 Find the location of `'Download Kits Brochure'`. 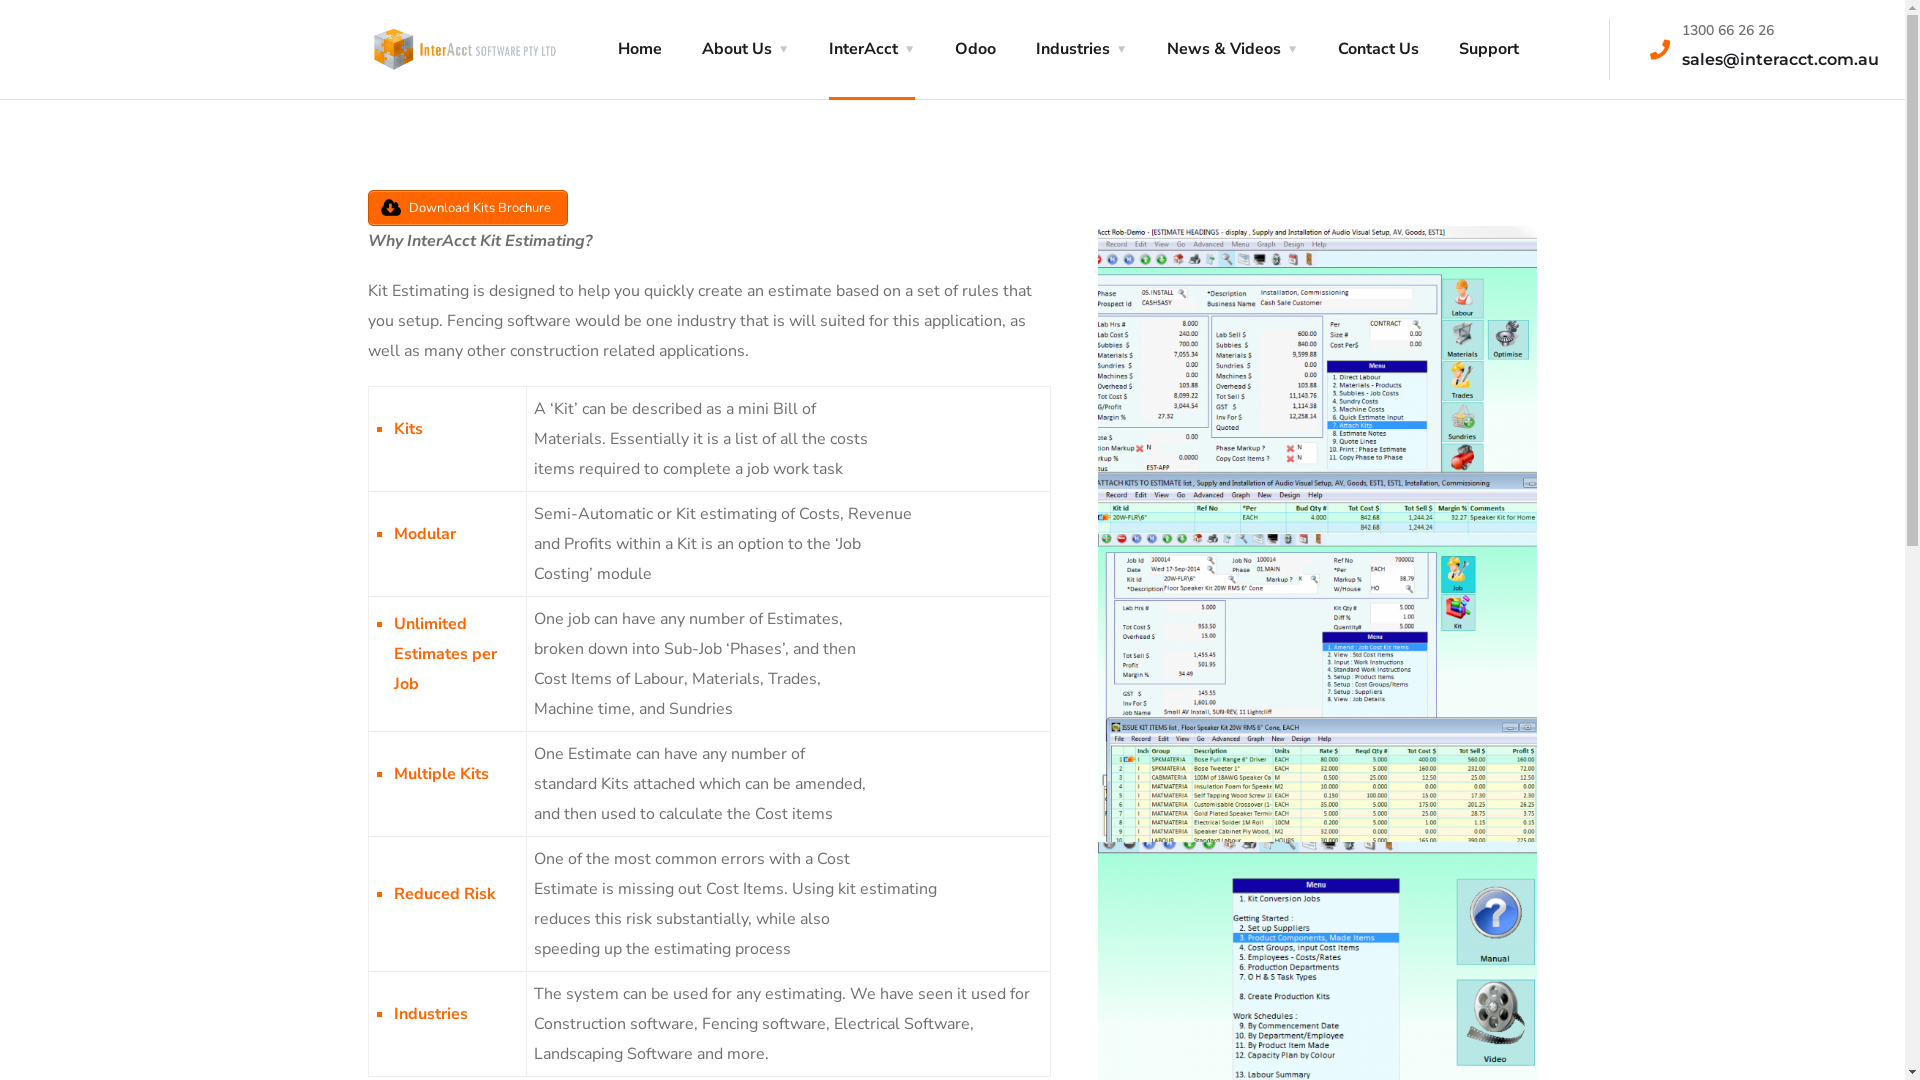

'Download Kits Brochure' is located at coordinates (368, 208).